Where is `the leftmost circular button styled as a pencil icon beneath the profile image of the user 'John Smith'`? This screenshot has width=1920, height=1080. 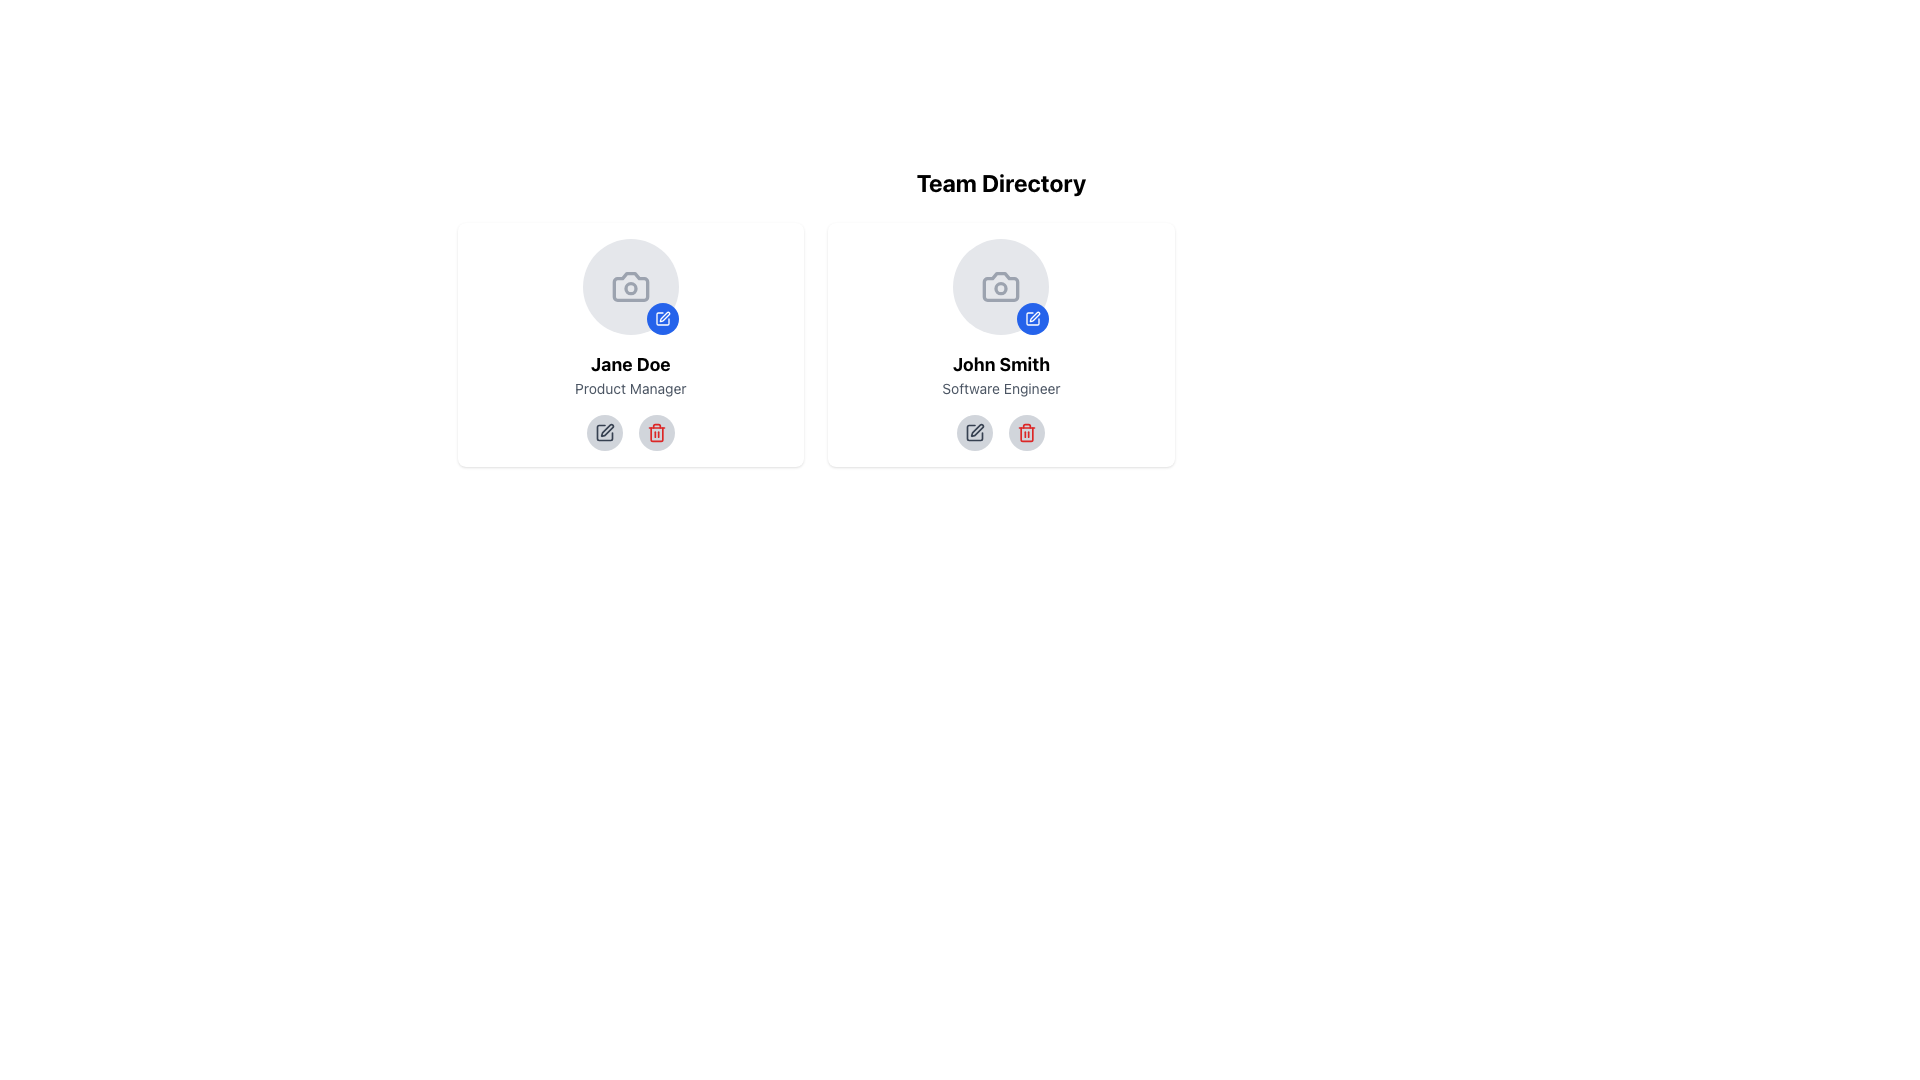 the leftmost circular button styled as a pencil icon beneath the profile image of the user 'John Smith' is located at coordinates (975, 431).